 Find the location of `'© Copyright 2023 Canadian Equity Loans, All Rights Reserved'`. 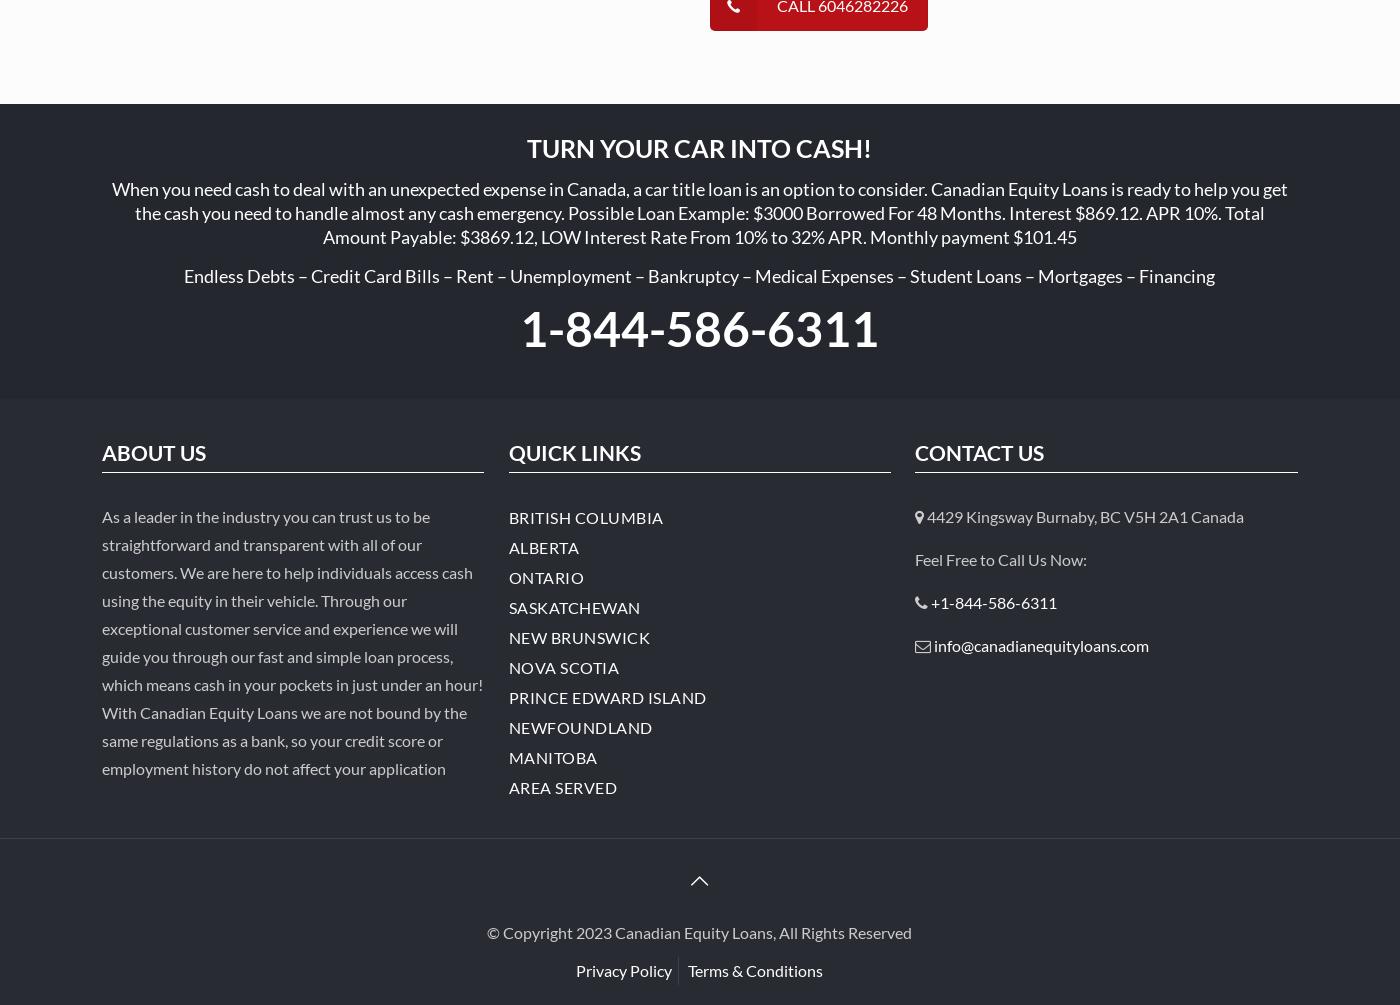

'© Copyright 2023 Canadian Equity Loans, All Rights Reserved' is located at coordinates (699, 931).